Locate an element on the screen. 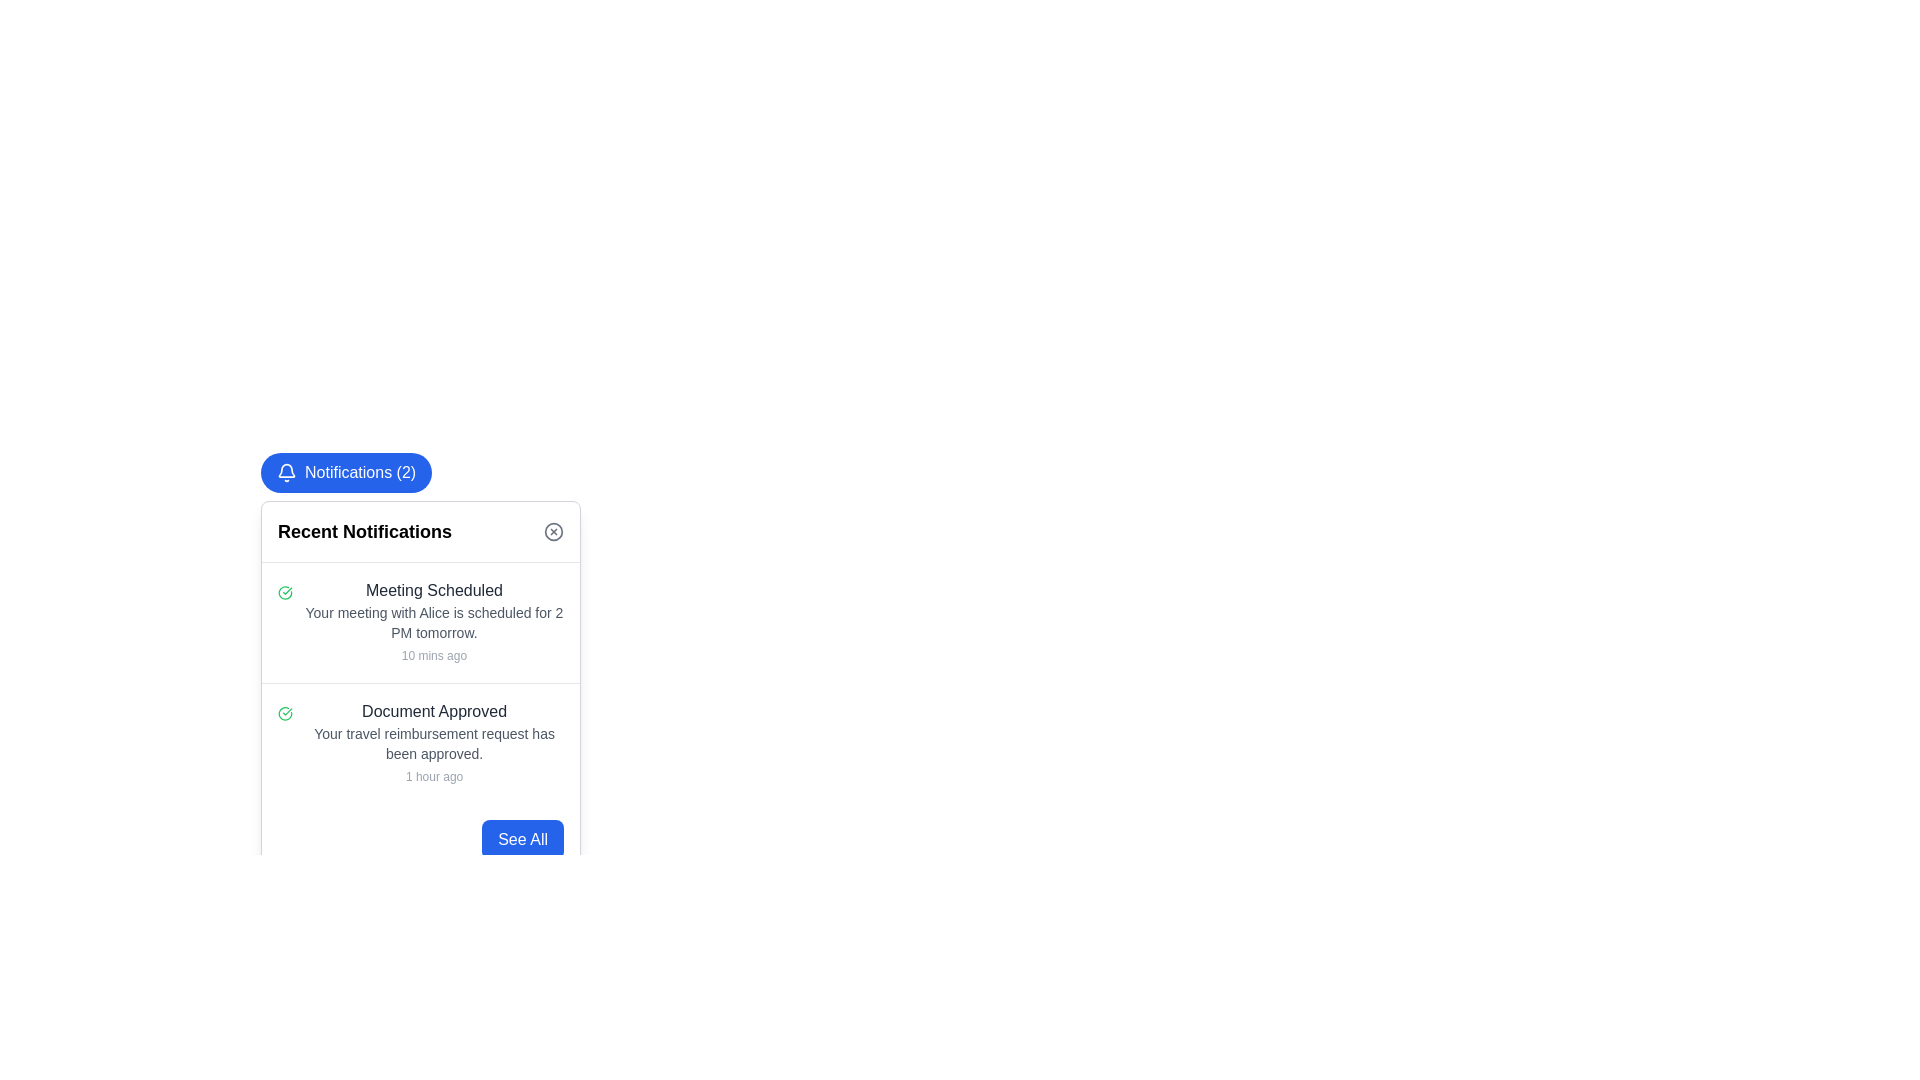  the notification entry indicating that the travel reimbursement request has been approved is located at coordinates (433, 744).